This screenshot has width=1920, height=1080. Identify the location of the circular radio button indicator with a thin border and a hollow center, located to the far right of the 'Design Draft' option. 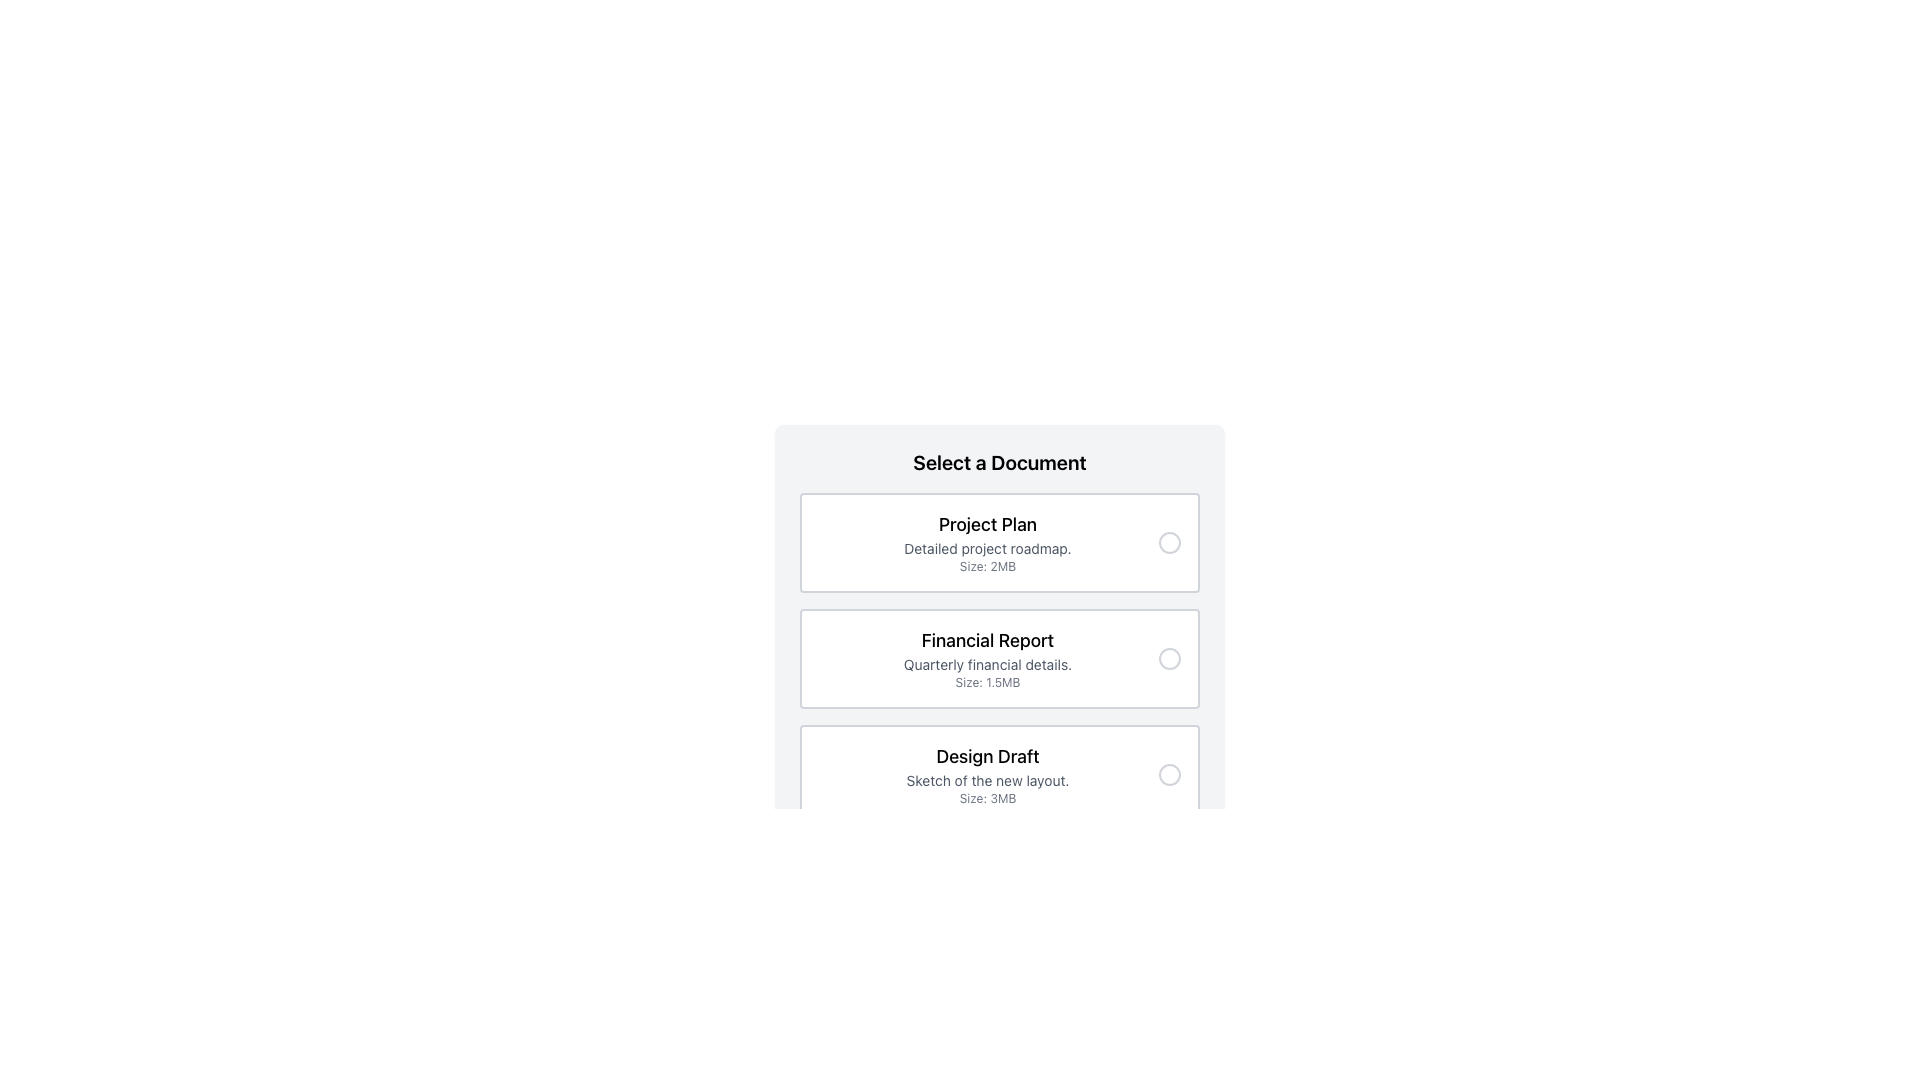
(1170, 774).